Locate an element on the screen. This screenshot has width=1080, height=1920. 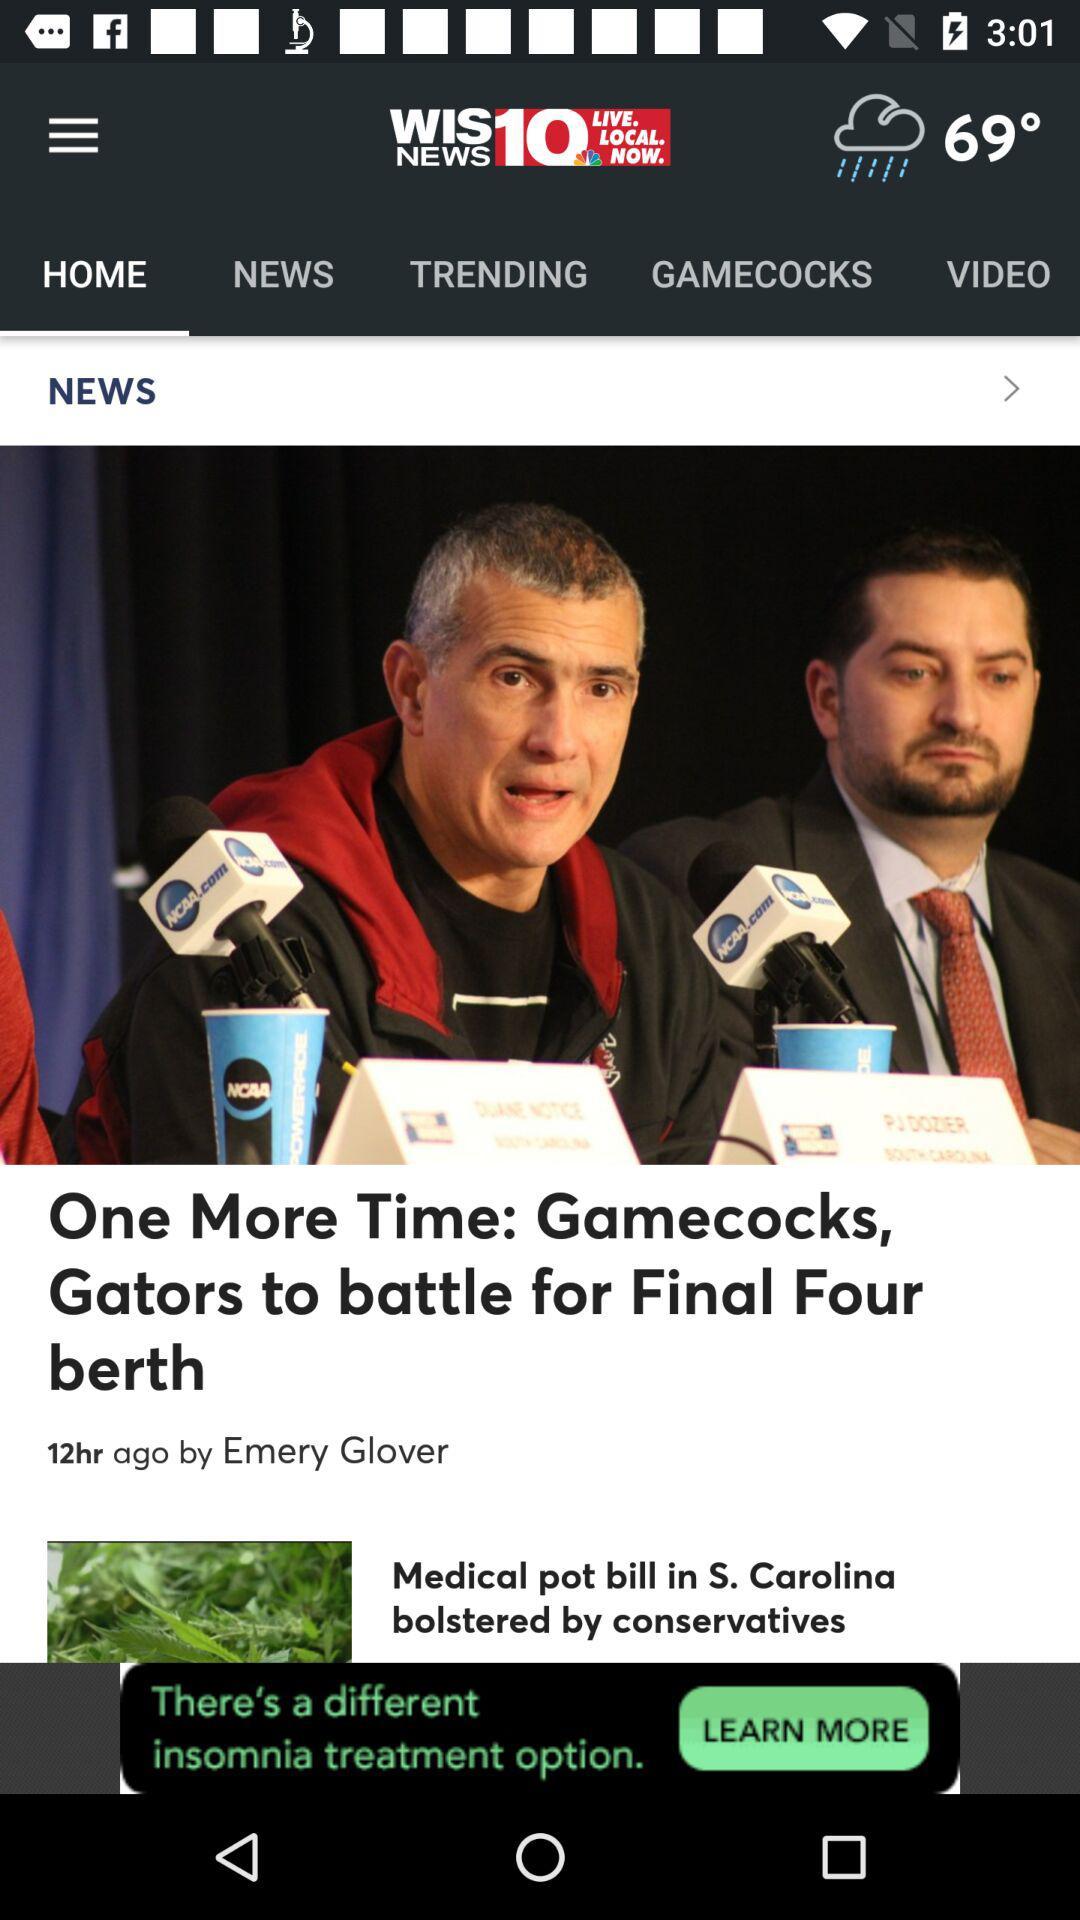
the next icon which is below video on page is located at coordinates (1011, 388).